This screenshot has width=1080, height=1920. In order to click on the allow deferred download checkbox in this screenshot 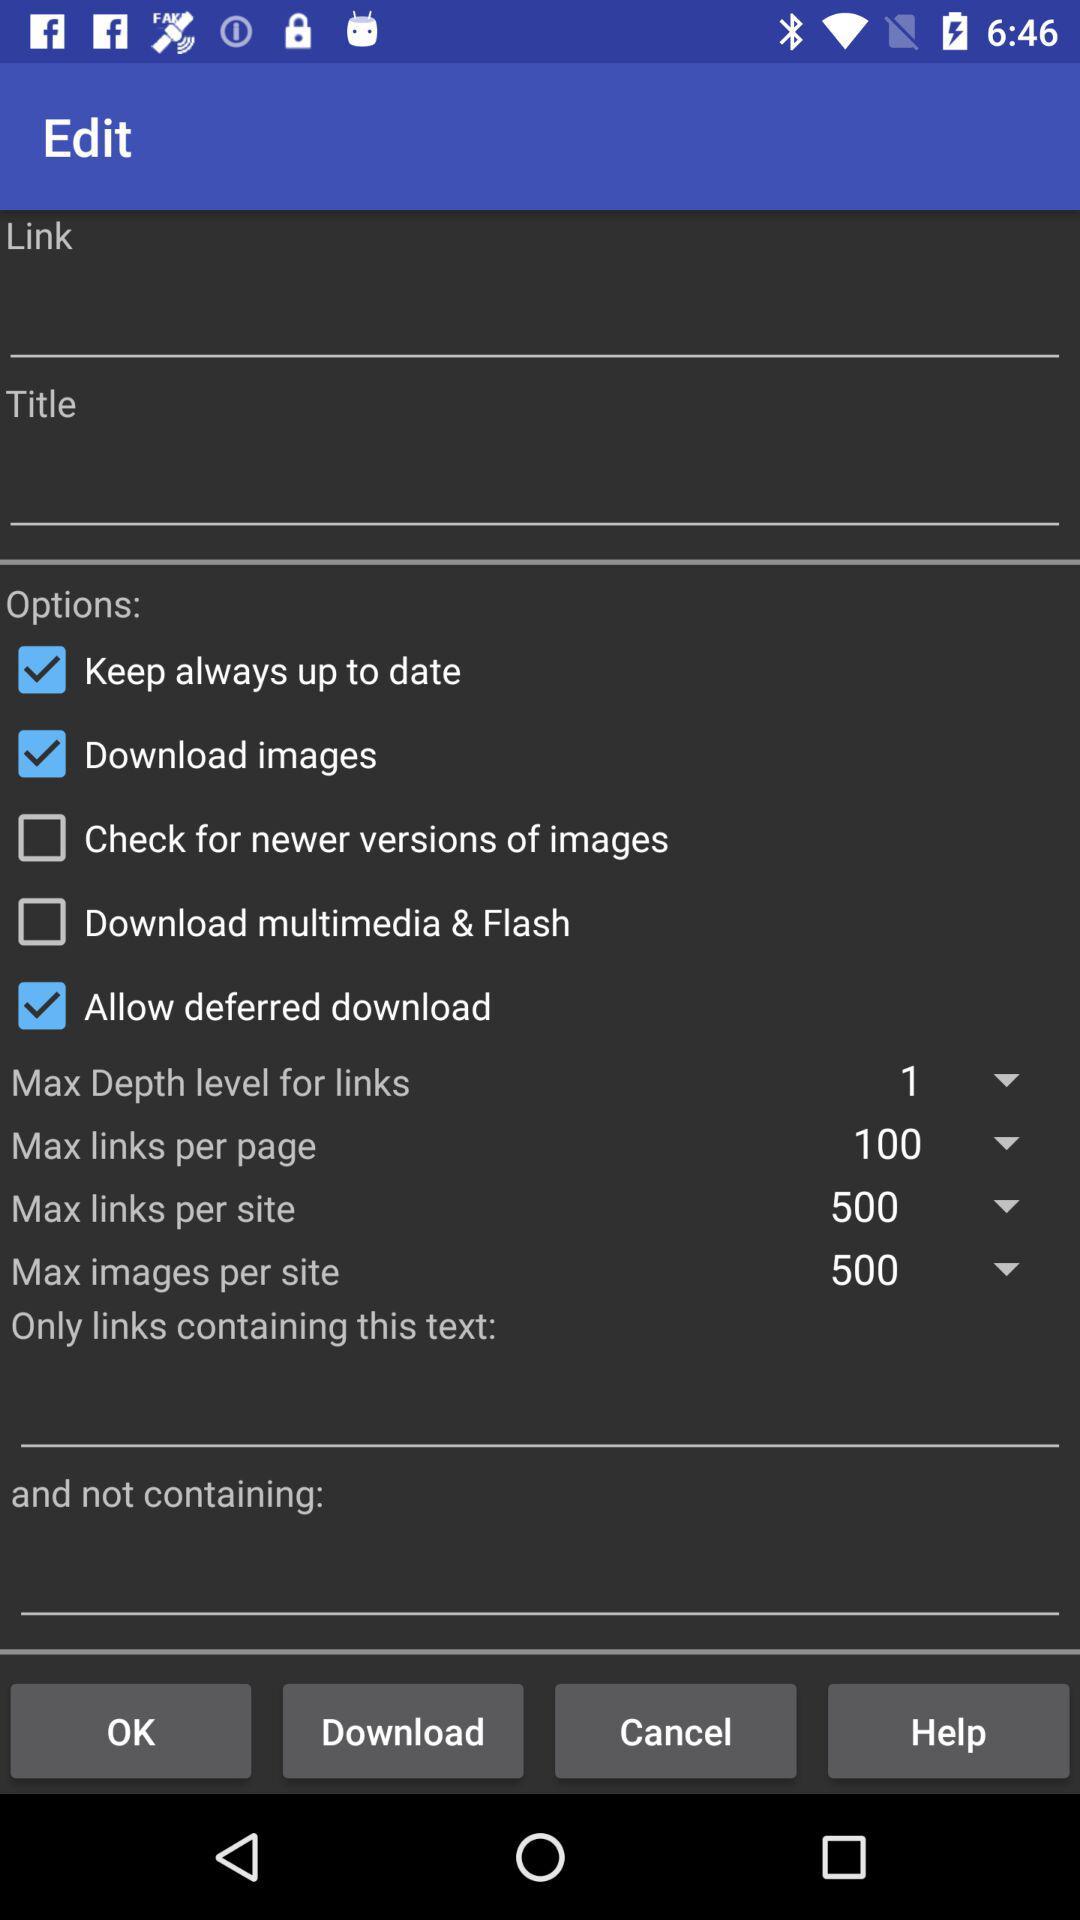, I will do `click(540, 1005)`.